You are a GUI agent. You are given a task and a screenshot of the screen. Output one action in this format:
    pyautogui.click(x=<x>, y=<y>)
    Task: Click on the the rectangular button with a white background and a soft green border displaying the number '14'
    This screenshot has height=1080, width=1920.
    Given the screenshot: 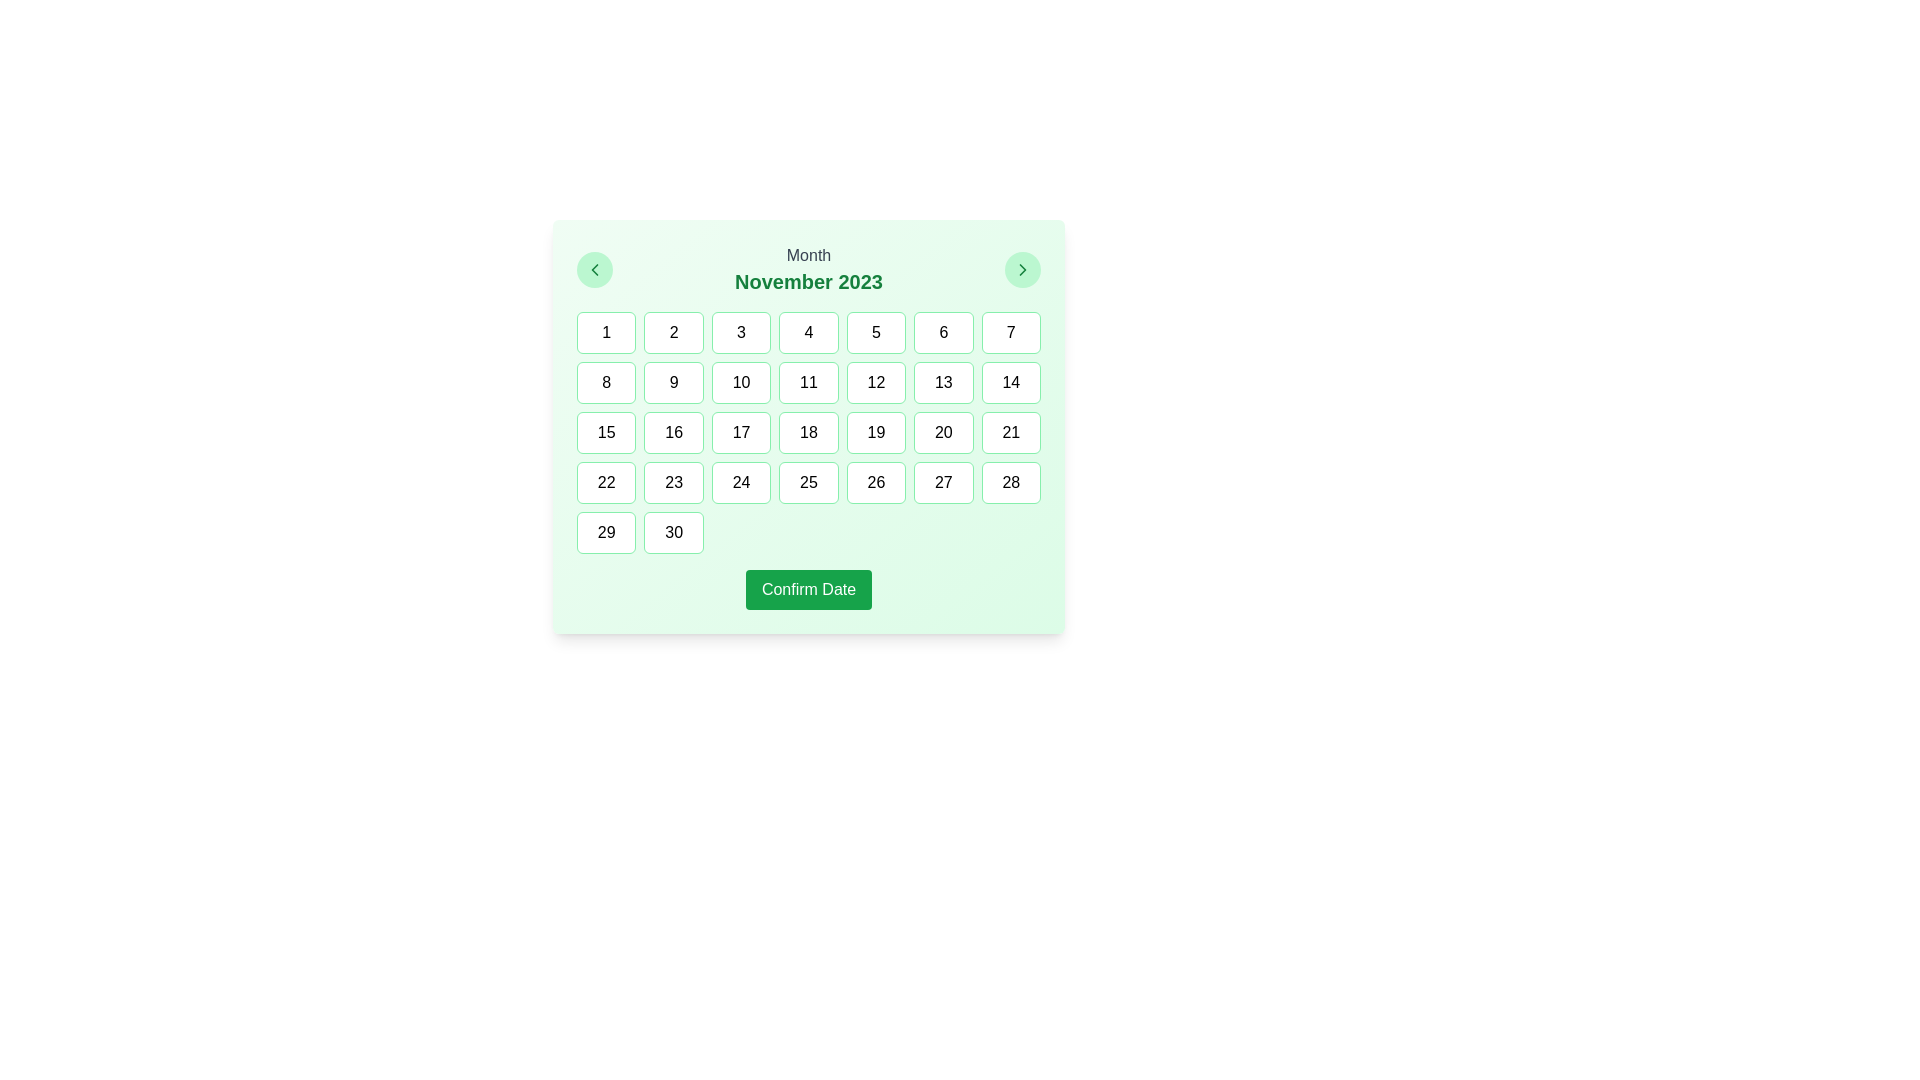 What is the action you would take?
    pyautogui.click(x=1011, y=382)
    